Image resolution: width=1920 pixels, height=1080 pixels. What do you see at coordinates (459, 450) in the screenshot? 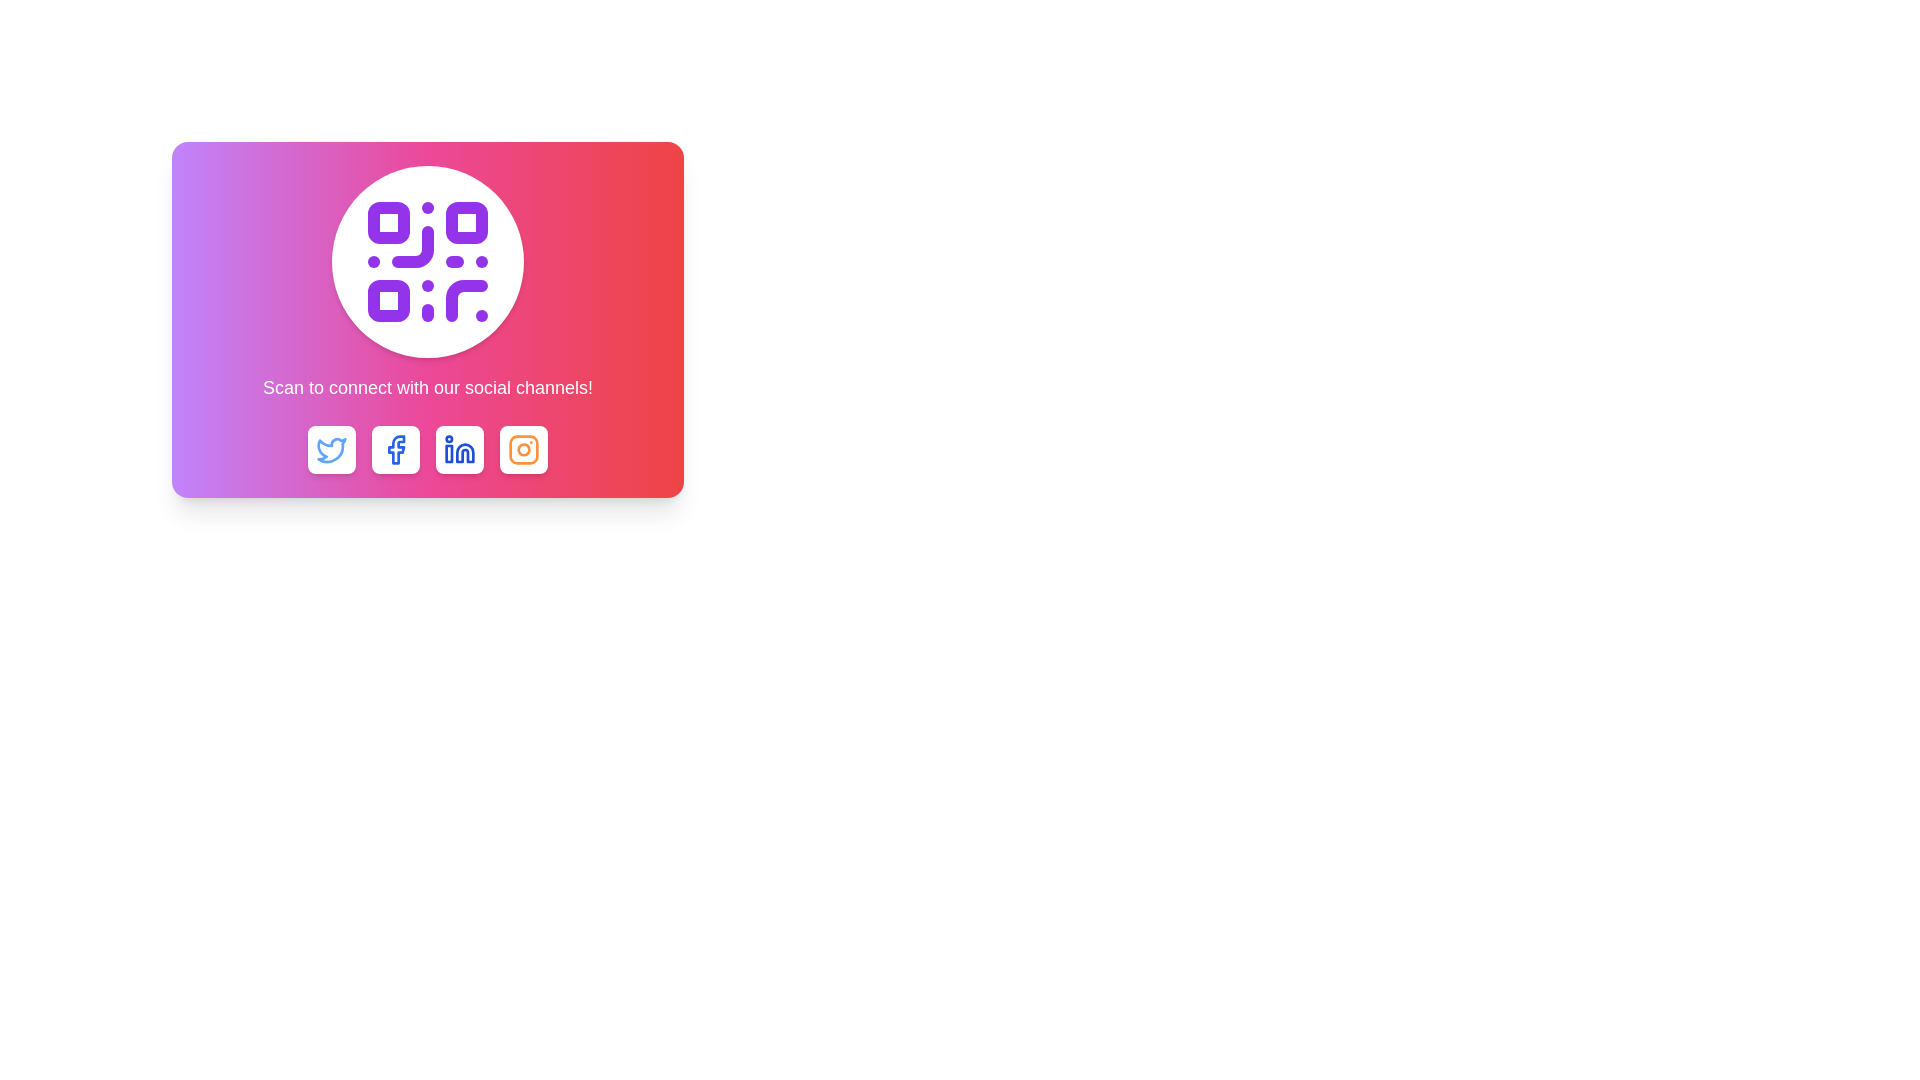
I see `the LinkedIn logo icon, which is a blue and white circular design located as the third icon from the left beneath a QR code display, to follow the LinkedIn link` at bounding box center [459, 450].